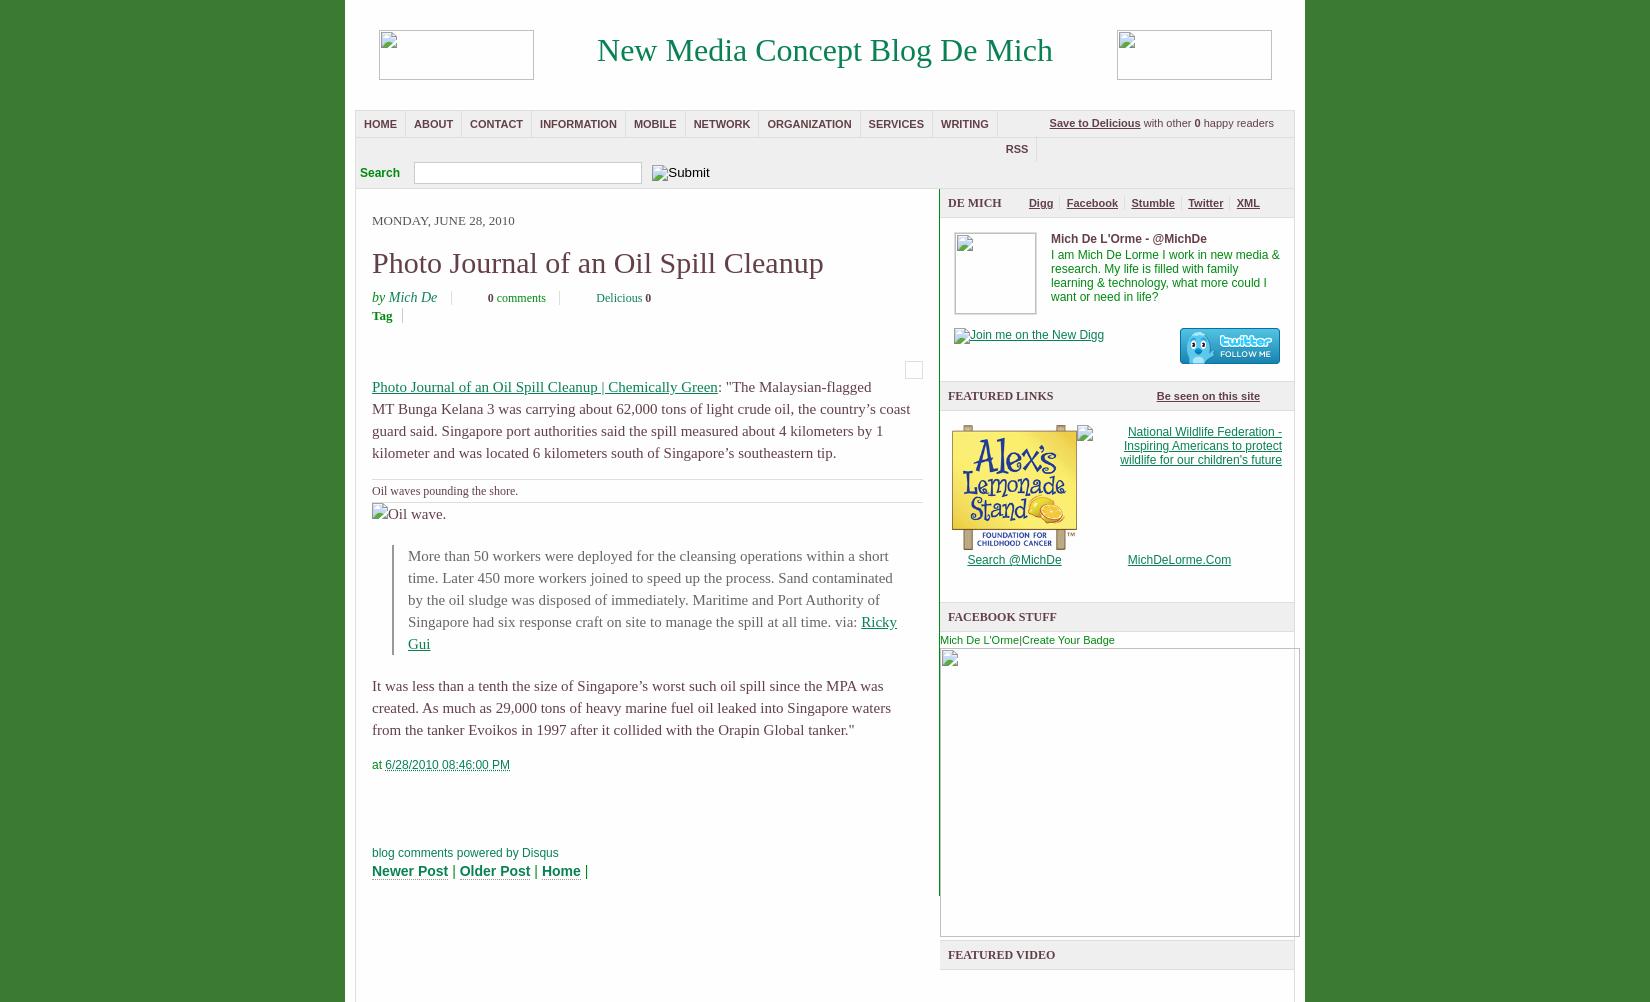  I want to click on ': "The Malaysian-flagged MT Bunga Kelana 3 was carrying about 62,000 tons of light crude oil, the country’s coast guard said. Singapore port authorities said the spill measured about 4 kilometers by 1 kilometer and was located 6 kilometers south of Singapore’s southeastern tip.', so click(640, 419).